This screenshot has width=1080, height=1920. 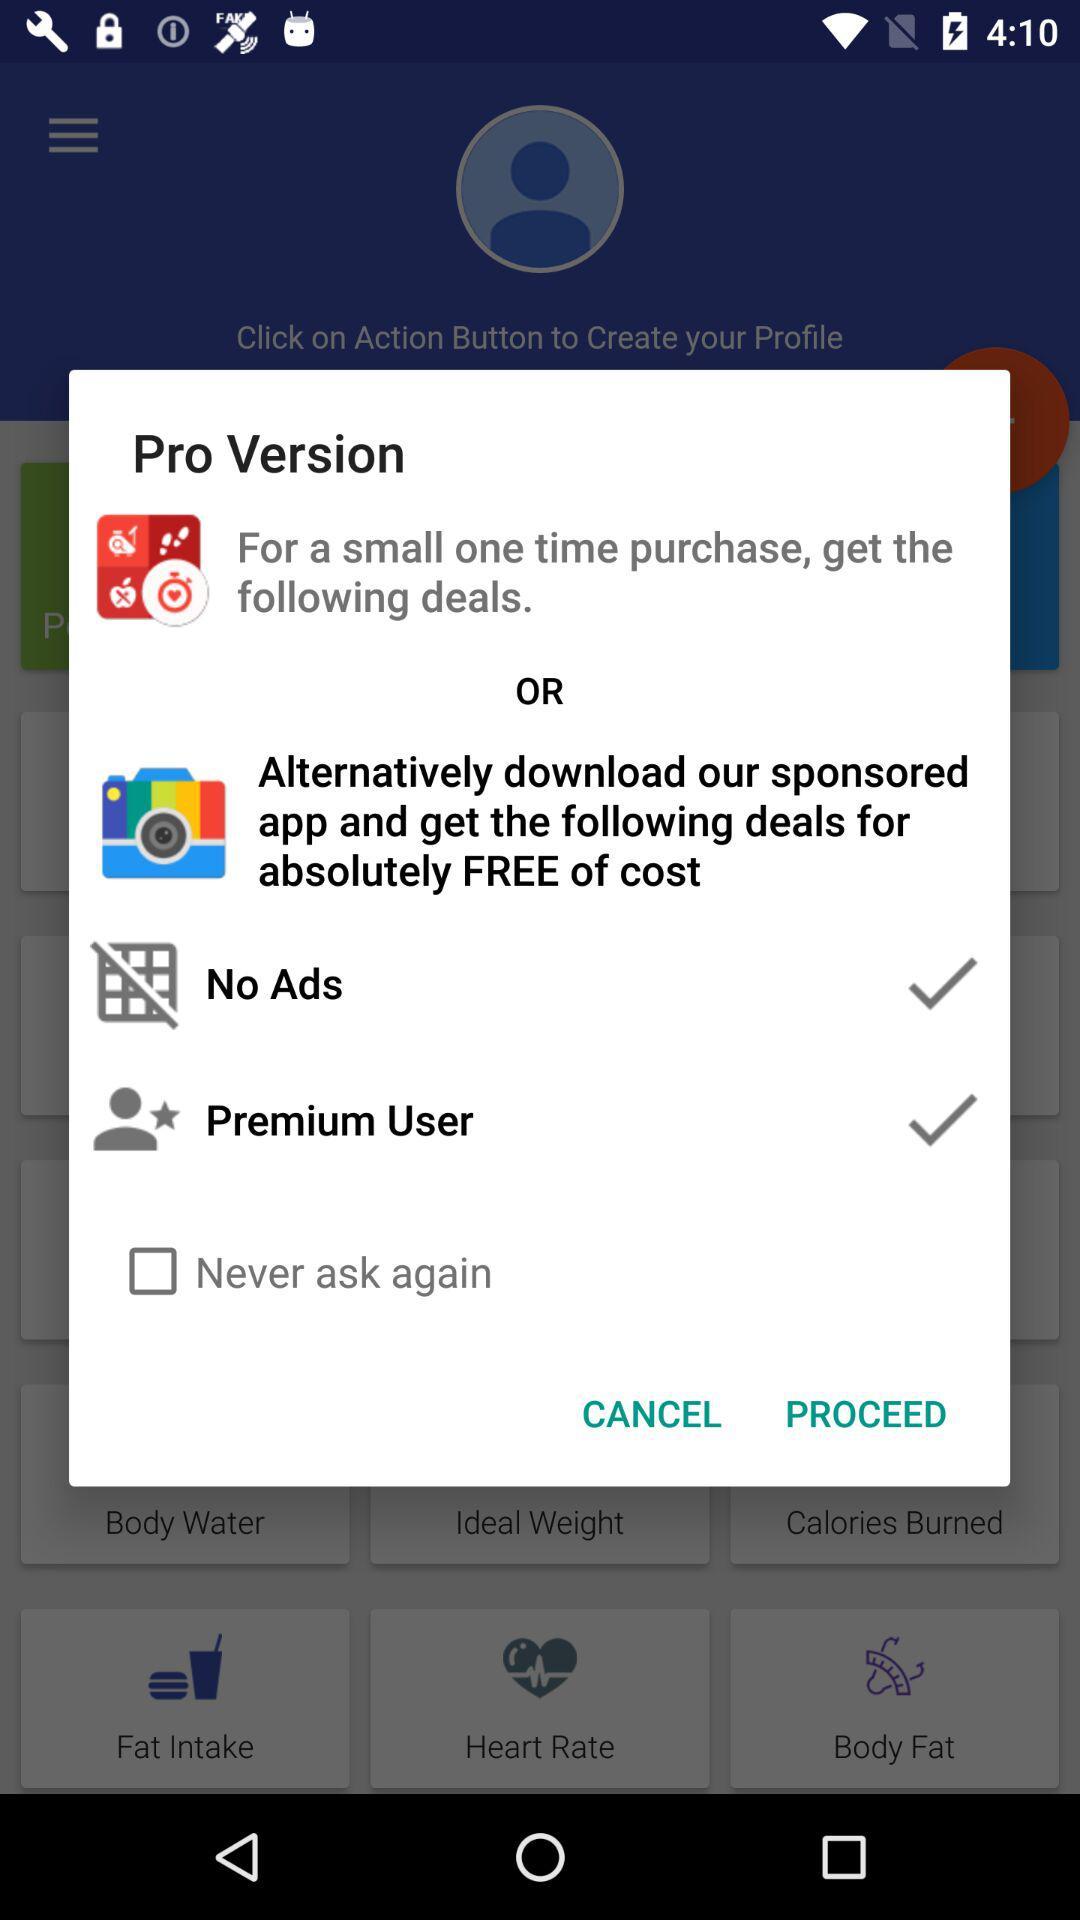 What do you see at coordinates (538, 1270) in the screenshot?
I see `the never ask again` at bounding box center [538, 1270].